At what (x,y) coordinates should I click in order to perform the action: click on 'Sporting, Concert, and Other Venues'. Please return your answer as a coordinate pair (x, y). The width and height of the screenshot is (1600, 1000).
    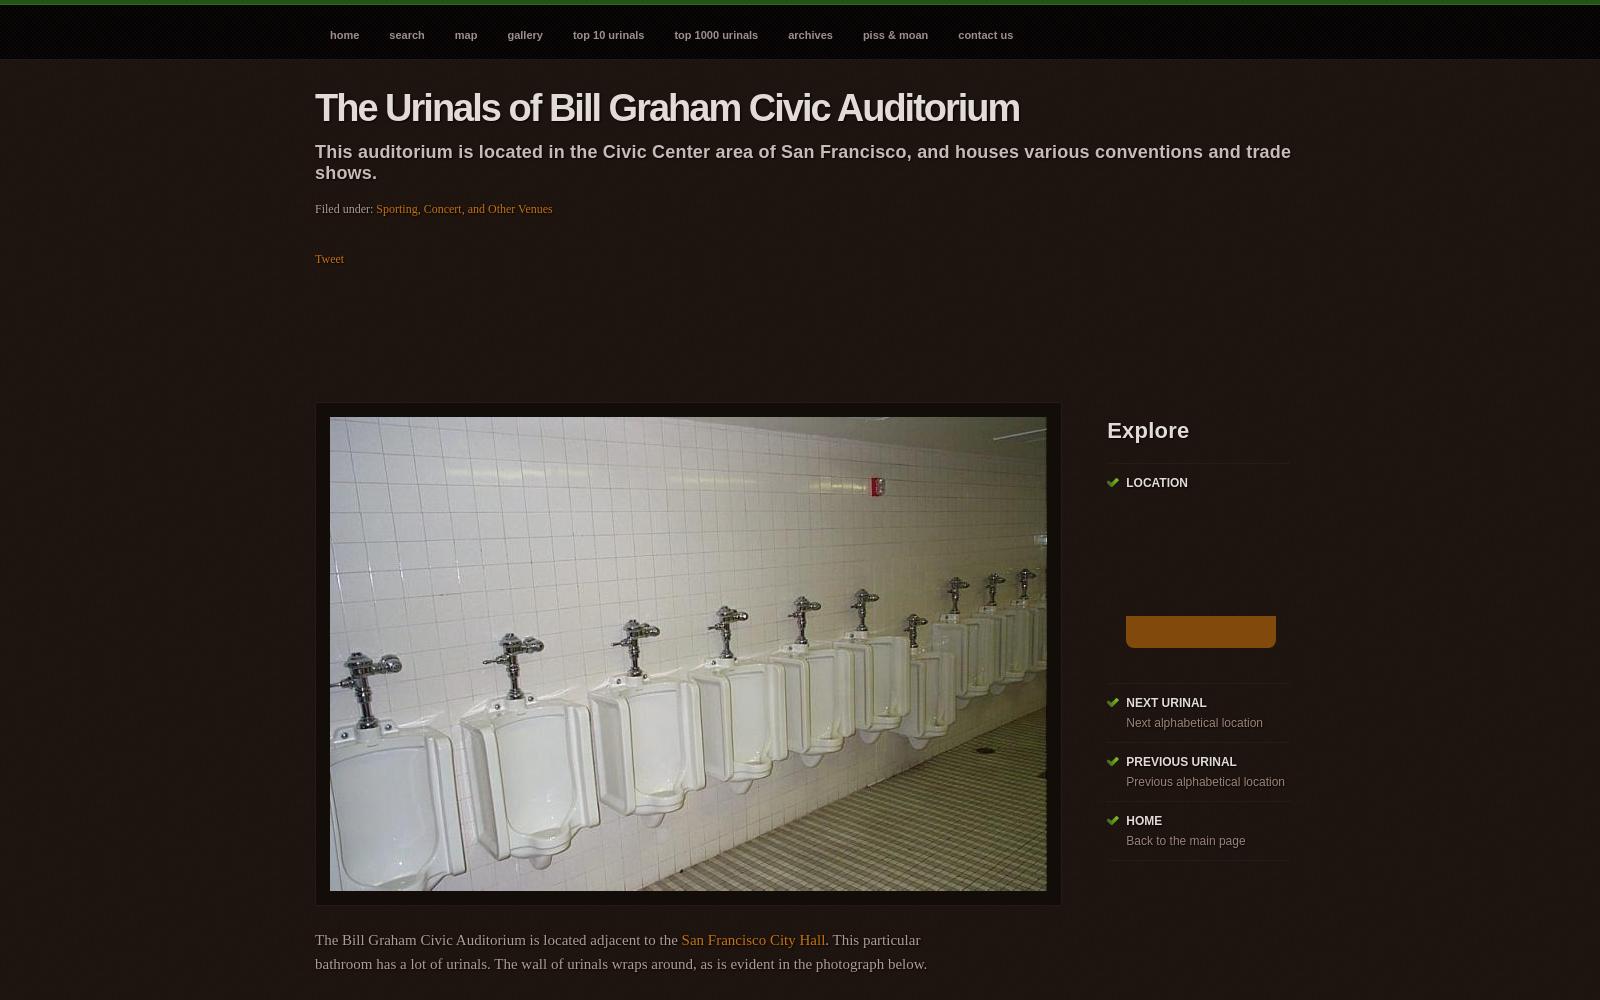
    Looking at the image, I should click on (462, 208).